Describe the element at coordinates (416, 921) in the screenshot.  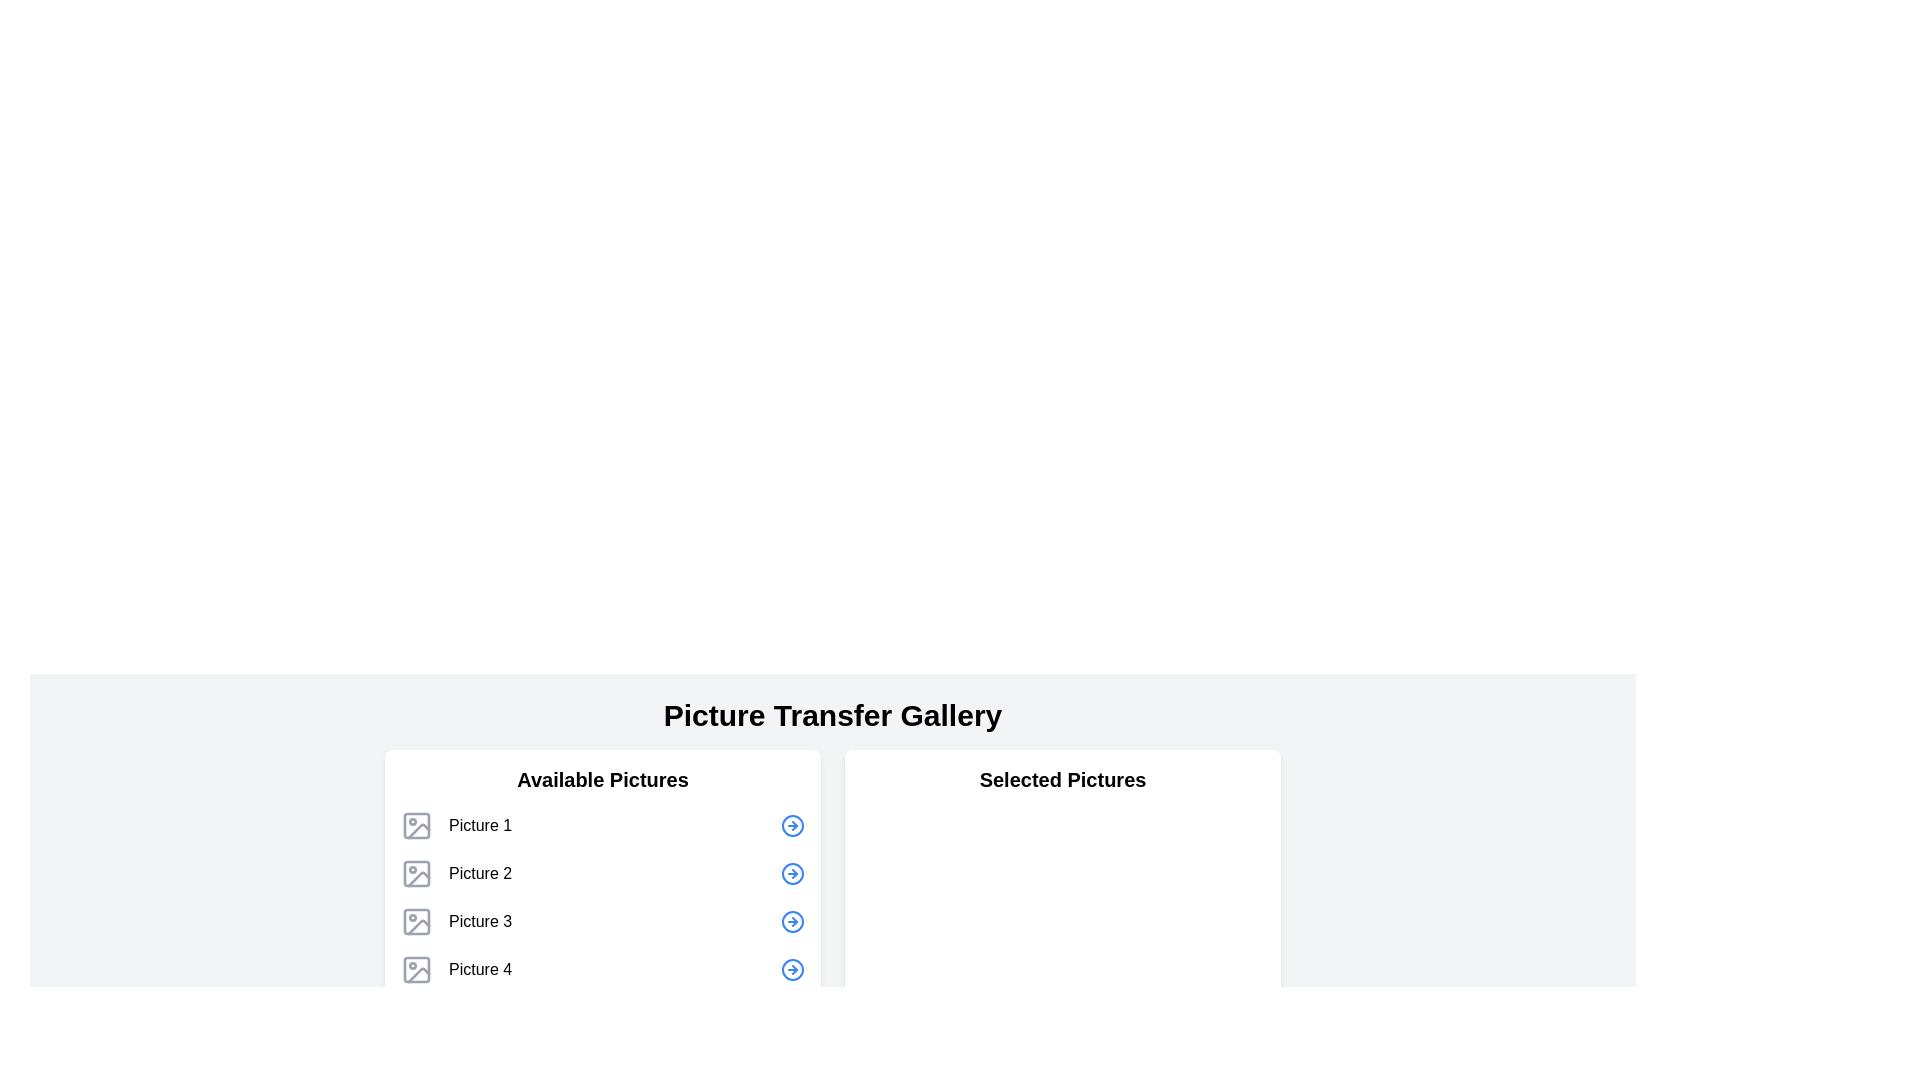
I see `the graphical background component of the 'Picture 3' icon in the 'Available Pictures' column of the 'Picture Transfer Gallery' interface` at that location.